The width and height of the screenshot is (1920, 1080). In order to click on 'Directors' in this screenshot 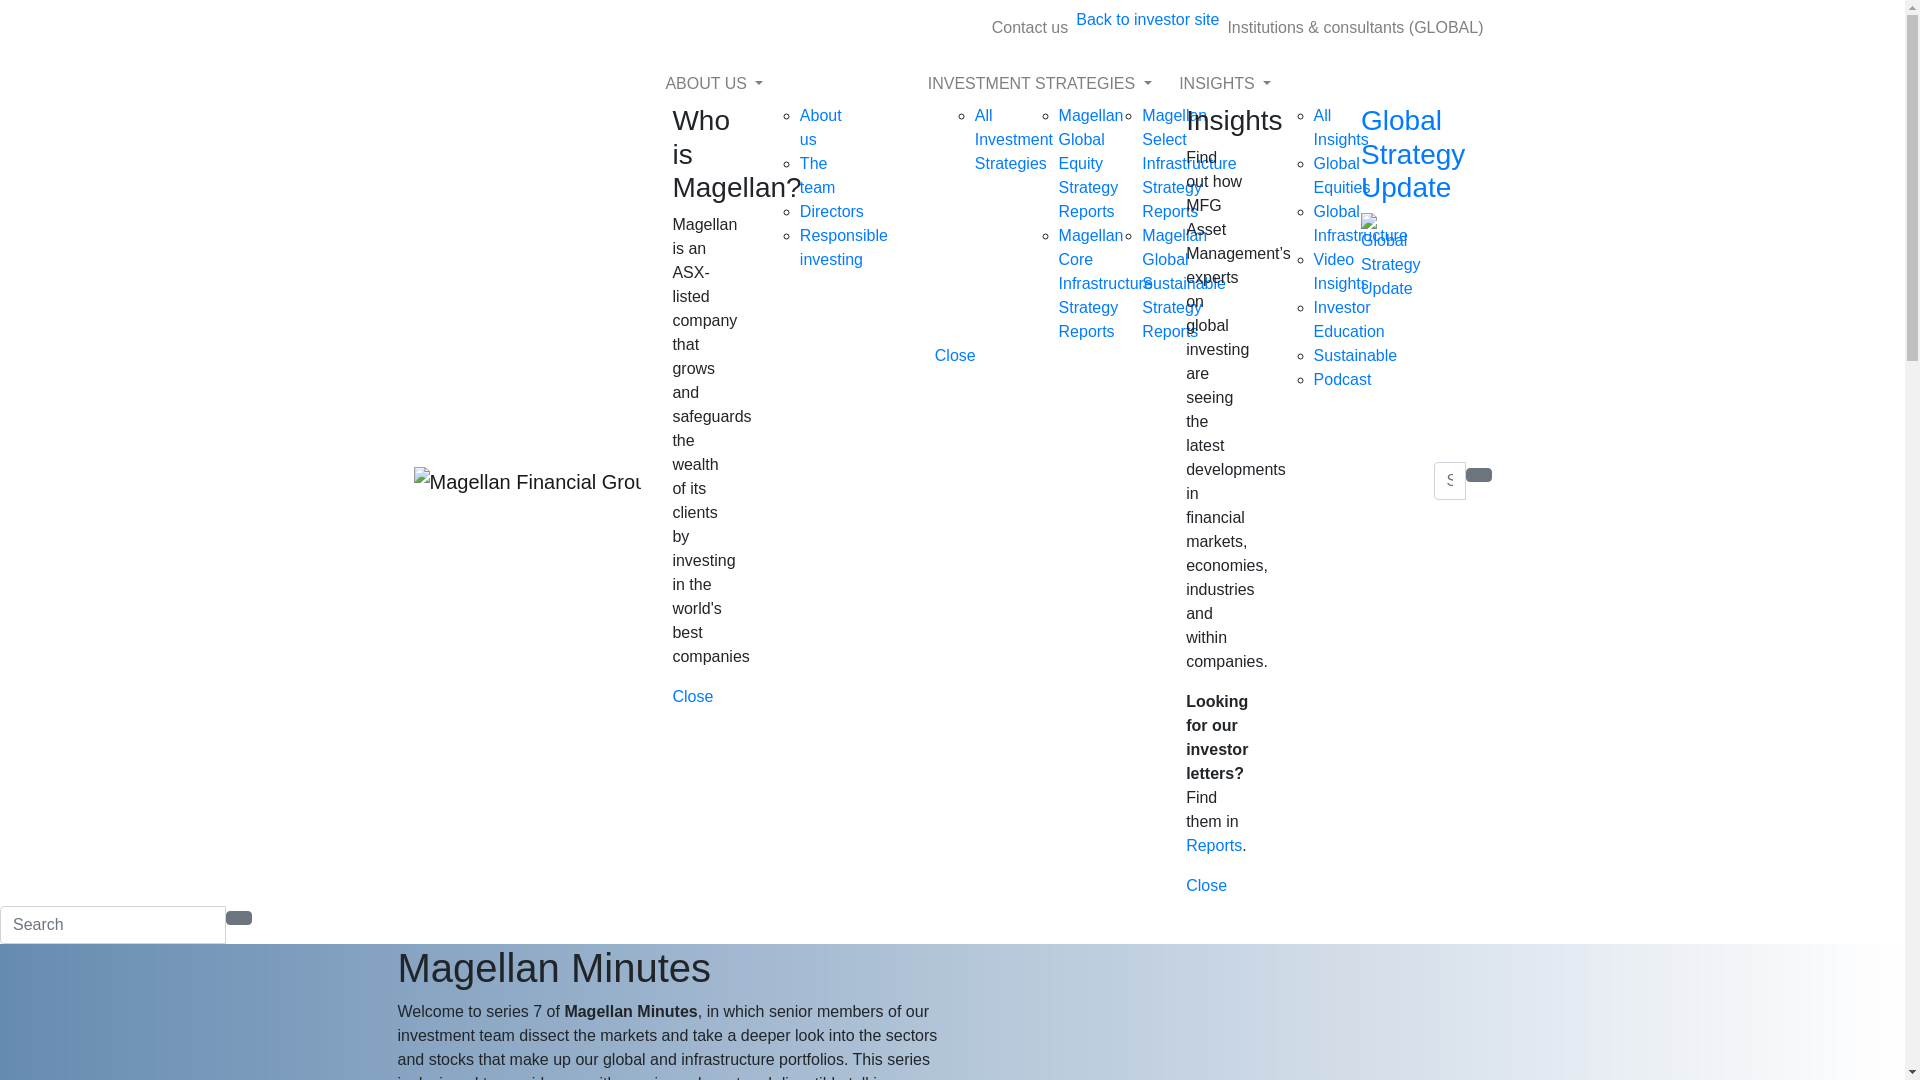, I will do `click(831, 211)`.